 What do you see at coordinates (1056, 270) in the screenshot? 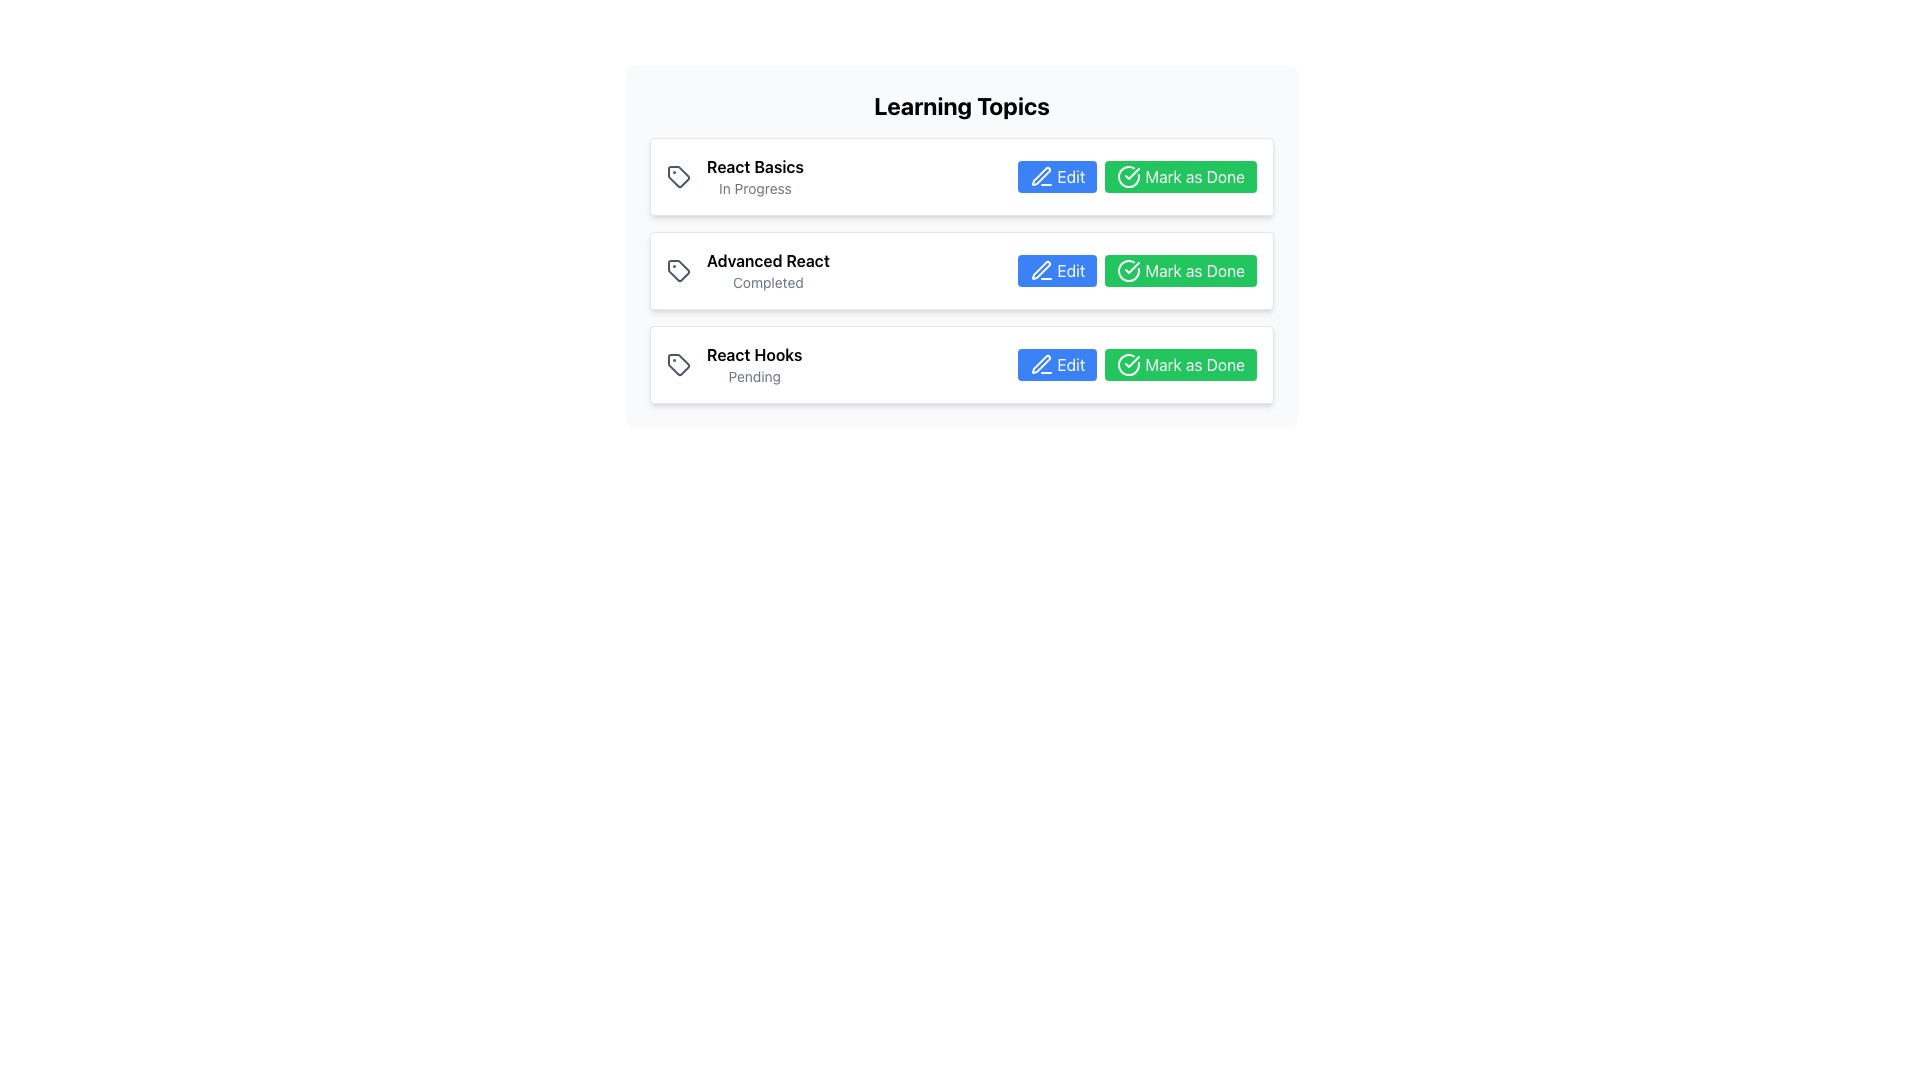
I see `the 'Edit' button with a blue background and white text` at bounding box center [1056, 270].